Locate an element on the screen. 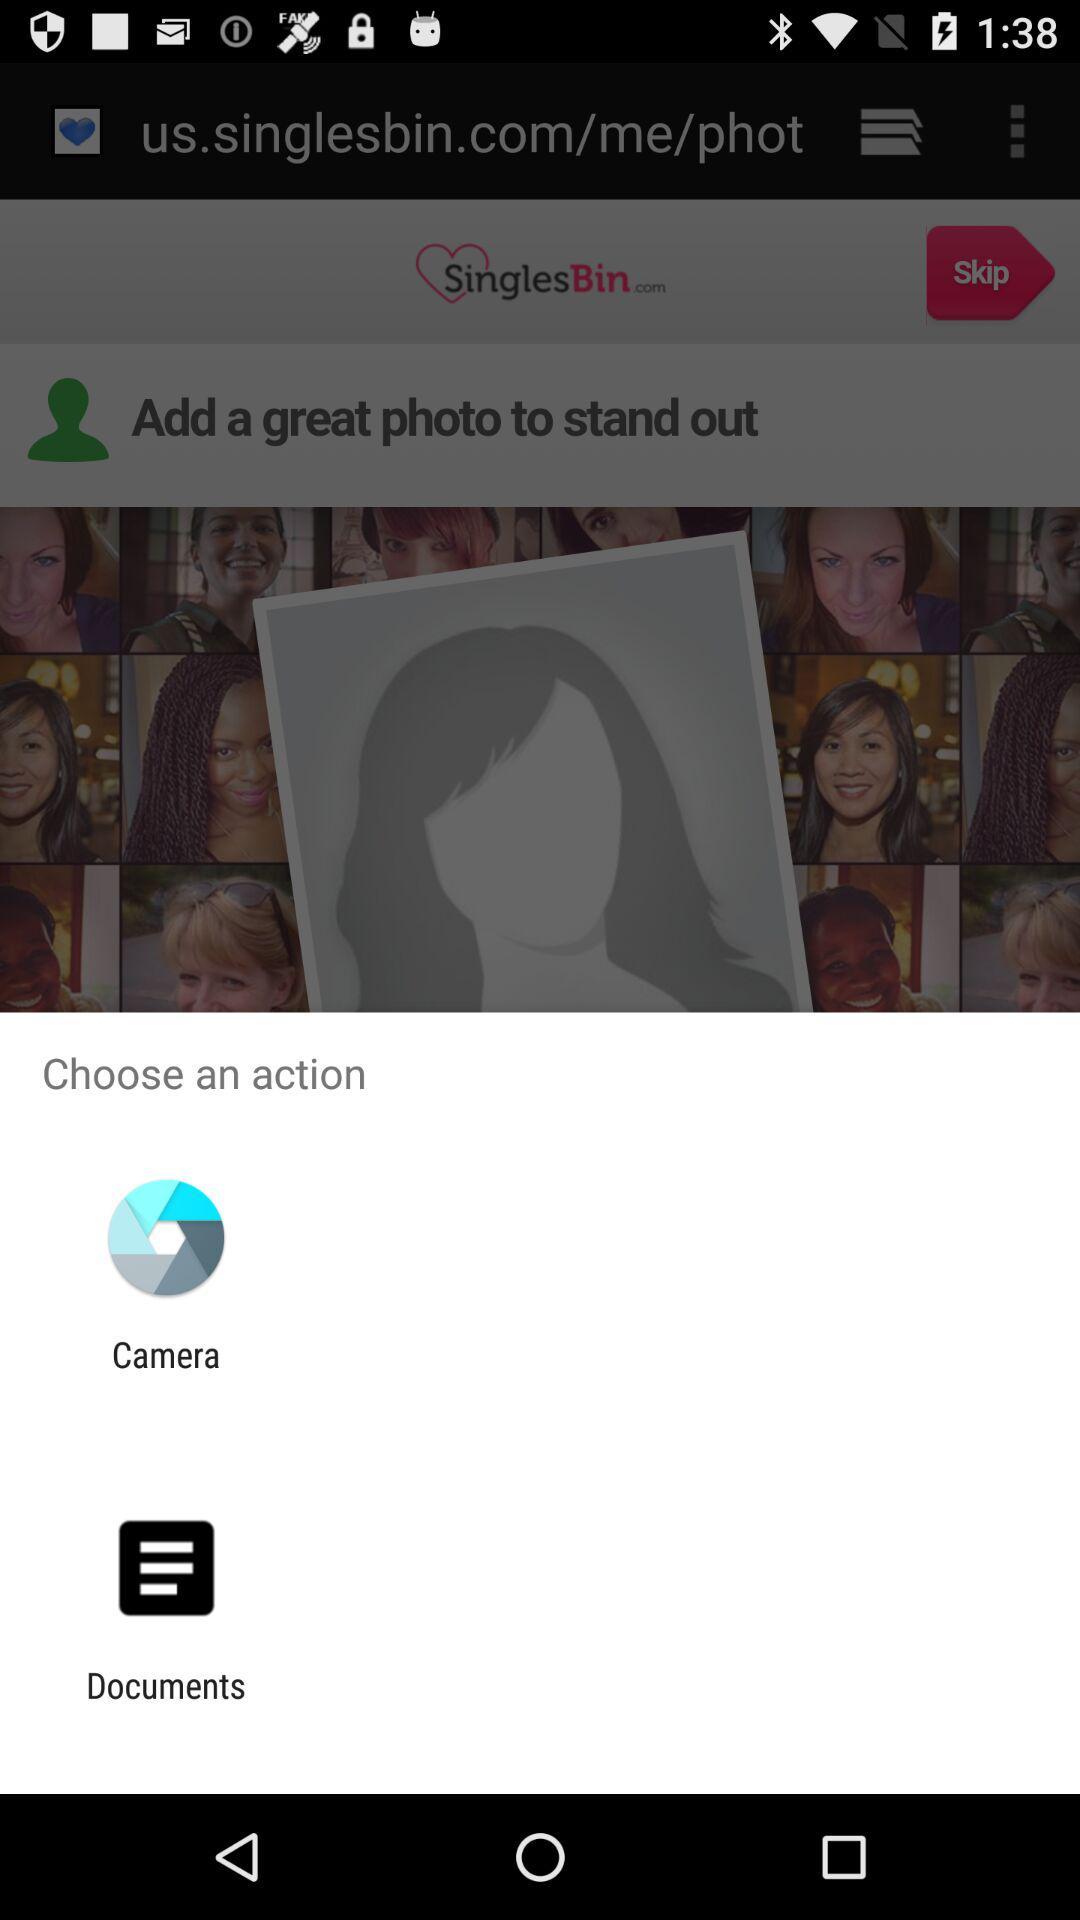 This screenshot has width=1080, height=1920. the documents app is located at coordinates (165, 1705).